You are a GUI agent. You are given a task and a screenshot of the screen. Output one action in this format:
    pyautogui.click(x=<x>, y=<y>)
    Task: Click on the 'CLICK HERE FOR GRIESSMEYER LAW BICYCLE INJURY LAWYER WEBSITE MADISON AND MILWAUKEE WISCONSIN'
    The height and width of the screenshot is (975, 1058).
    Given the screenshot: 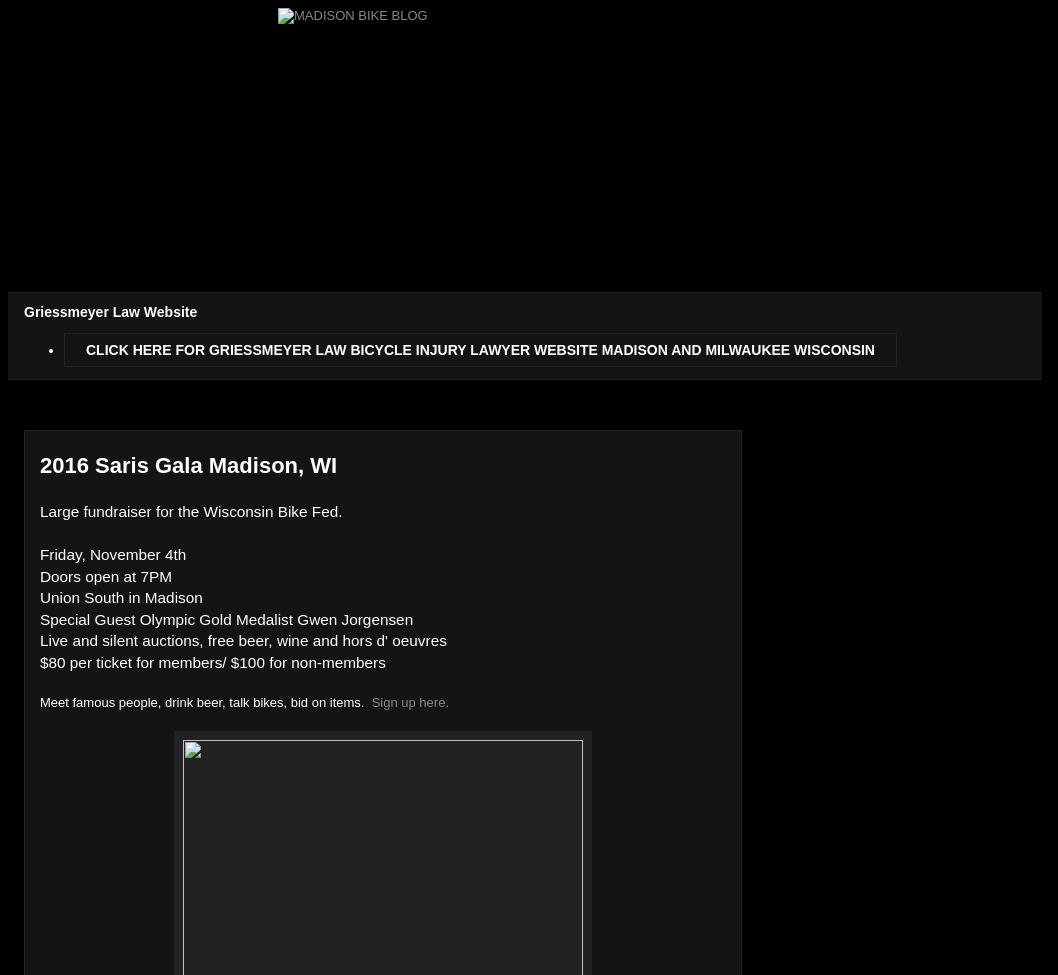 What is the action you would take?
    pyautogui.click(x=479, y=349)
    